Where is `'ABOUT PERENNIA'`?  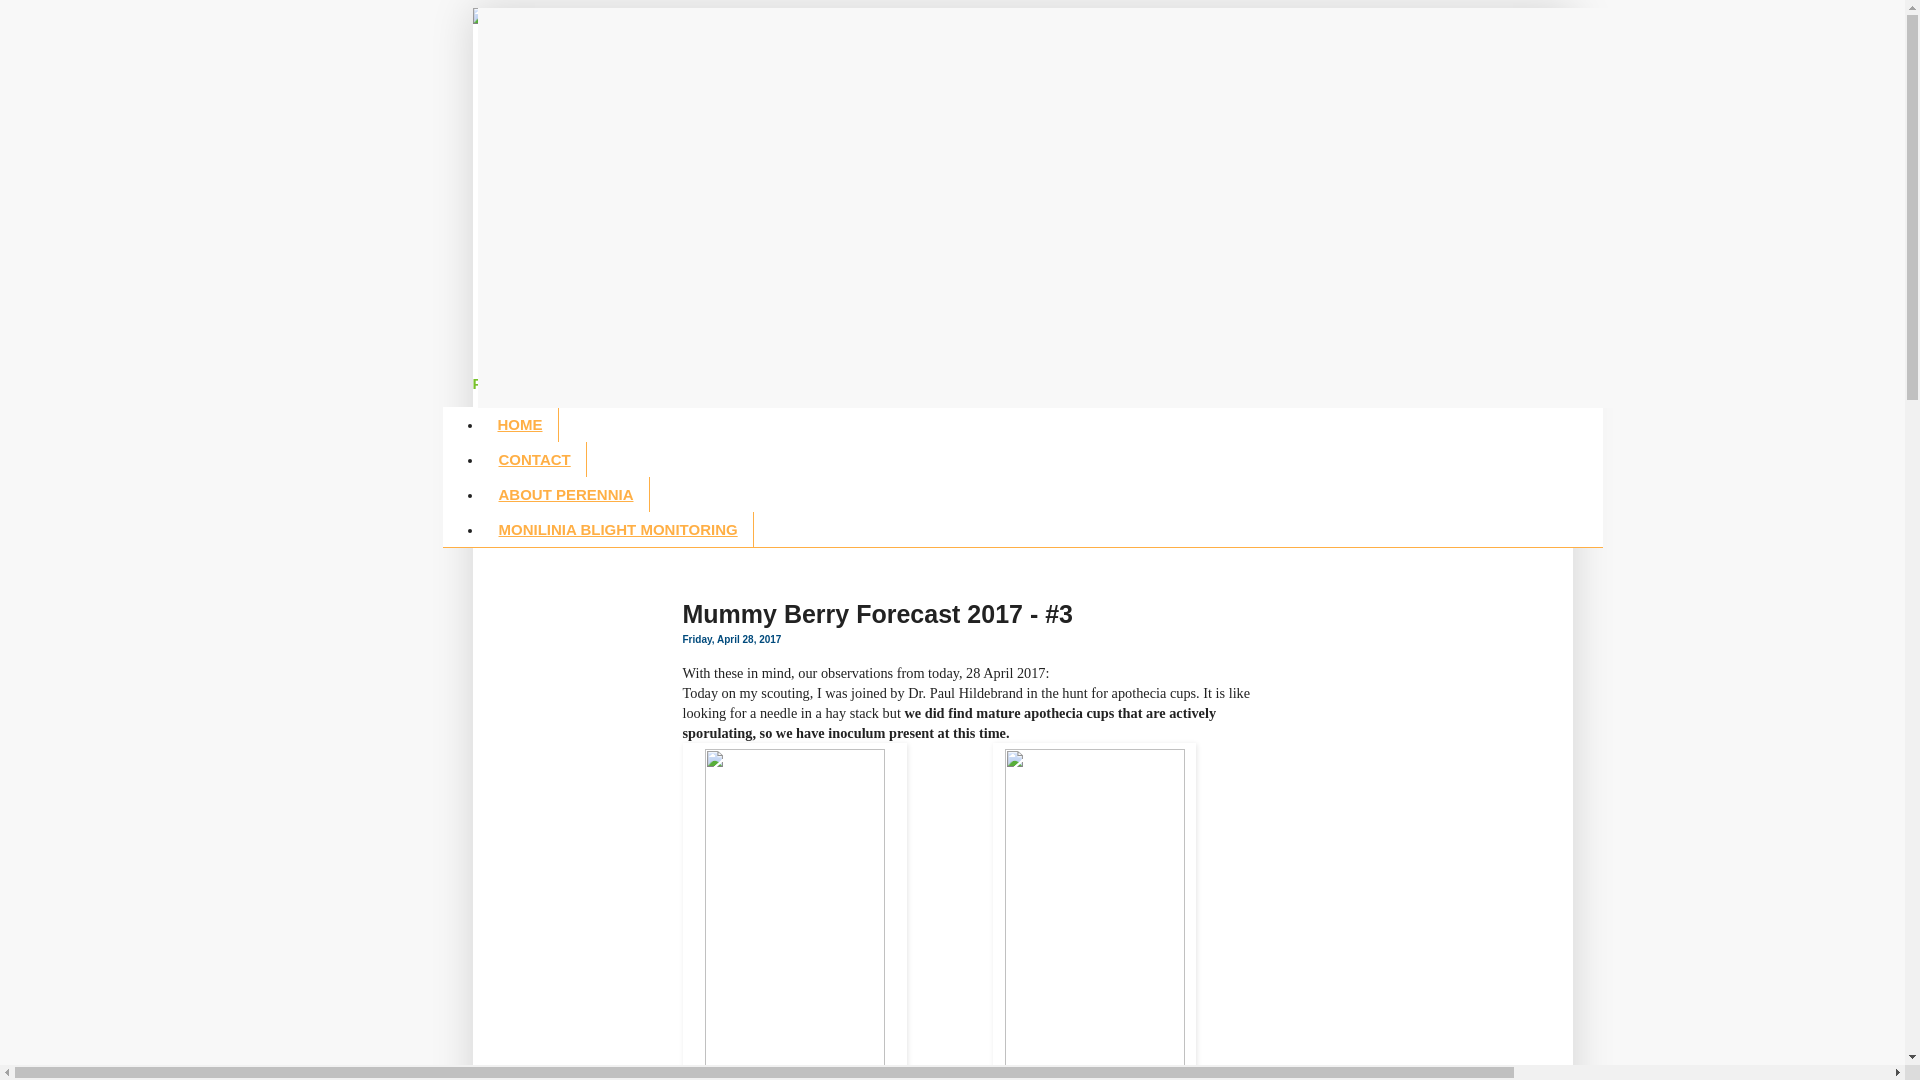
'ABOUT PERENNIA' is located at coordinates (481, 494).